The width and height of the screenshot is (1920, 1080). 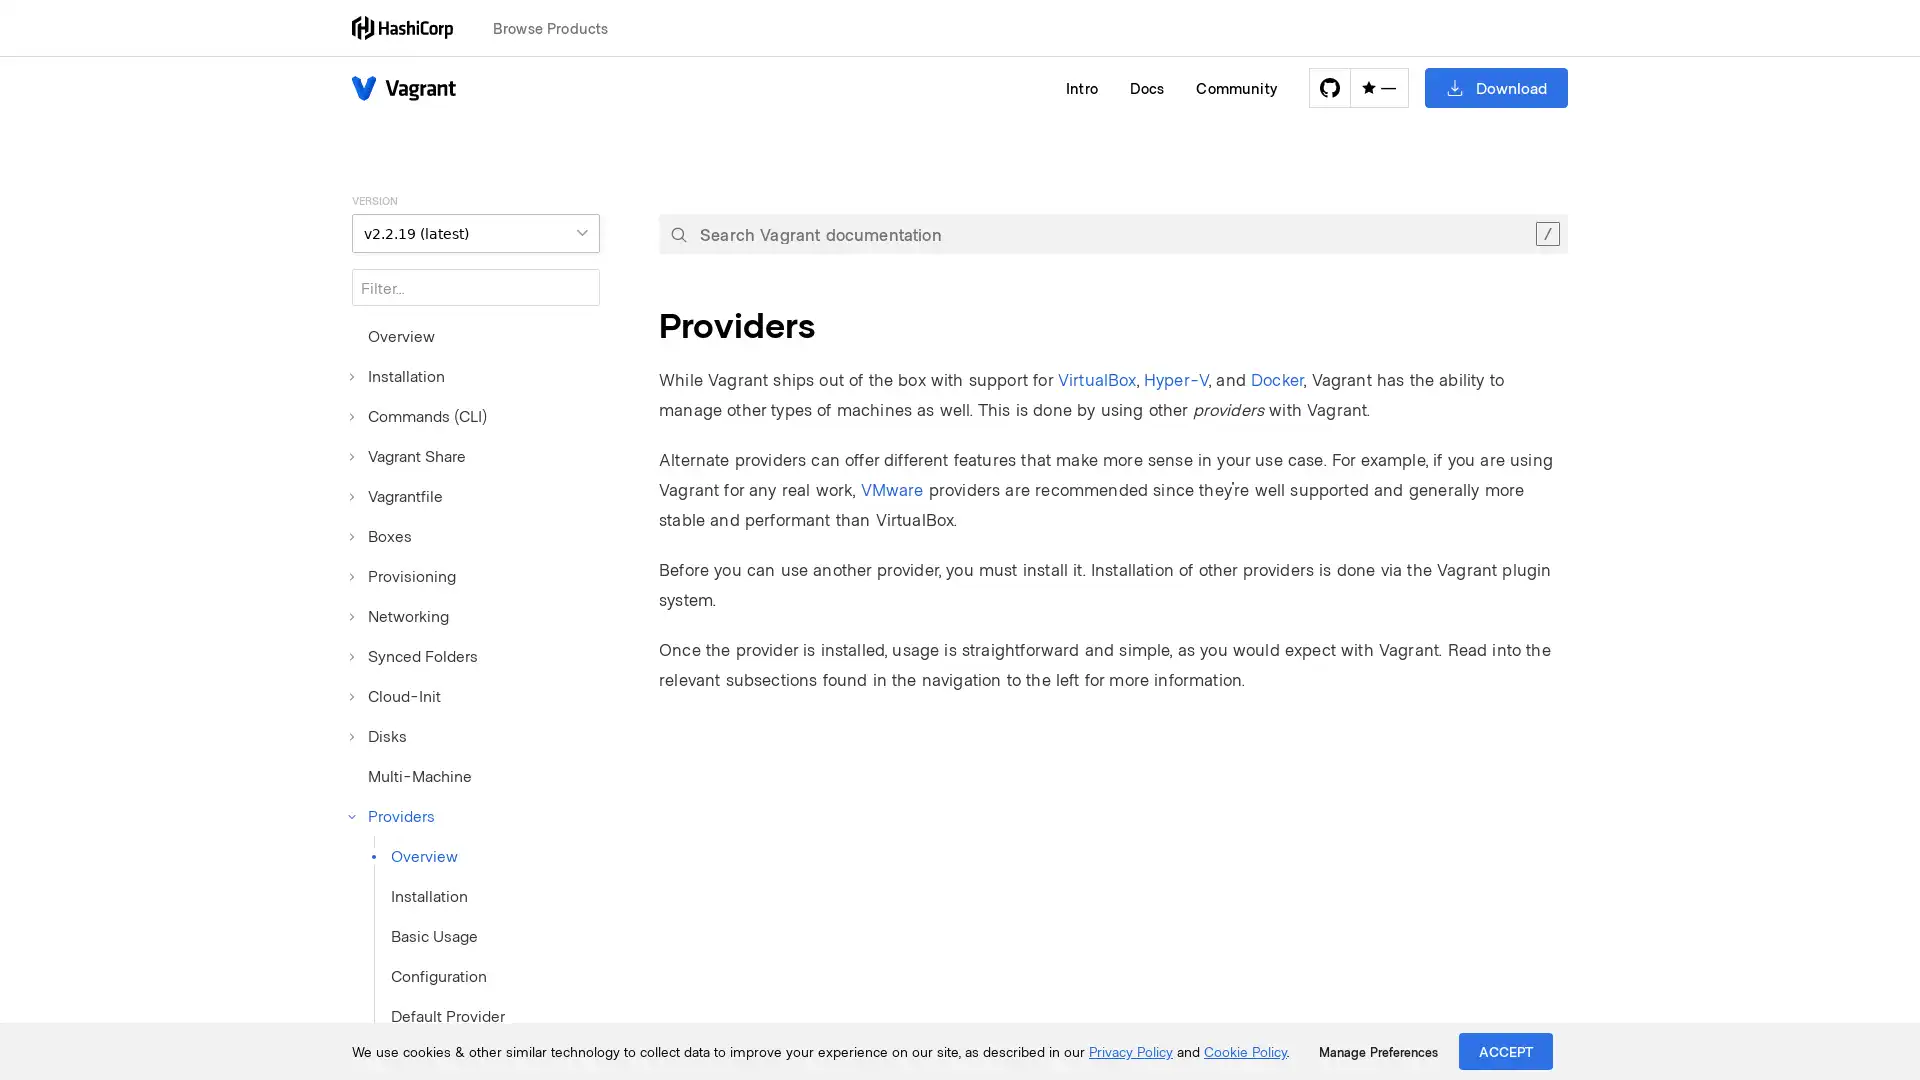 What do you see at coordinates (382, 535) in the screenshot?
I see `Boxes` at bounding box center [382, 535].